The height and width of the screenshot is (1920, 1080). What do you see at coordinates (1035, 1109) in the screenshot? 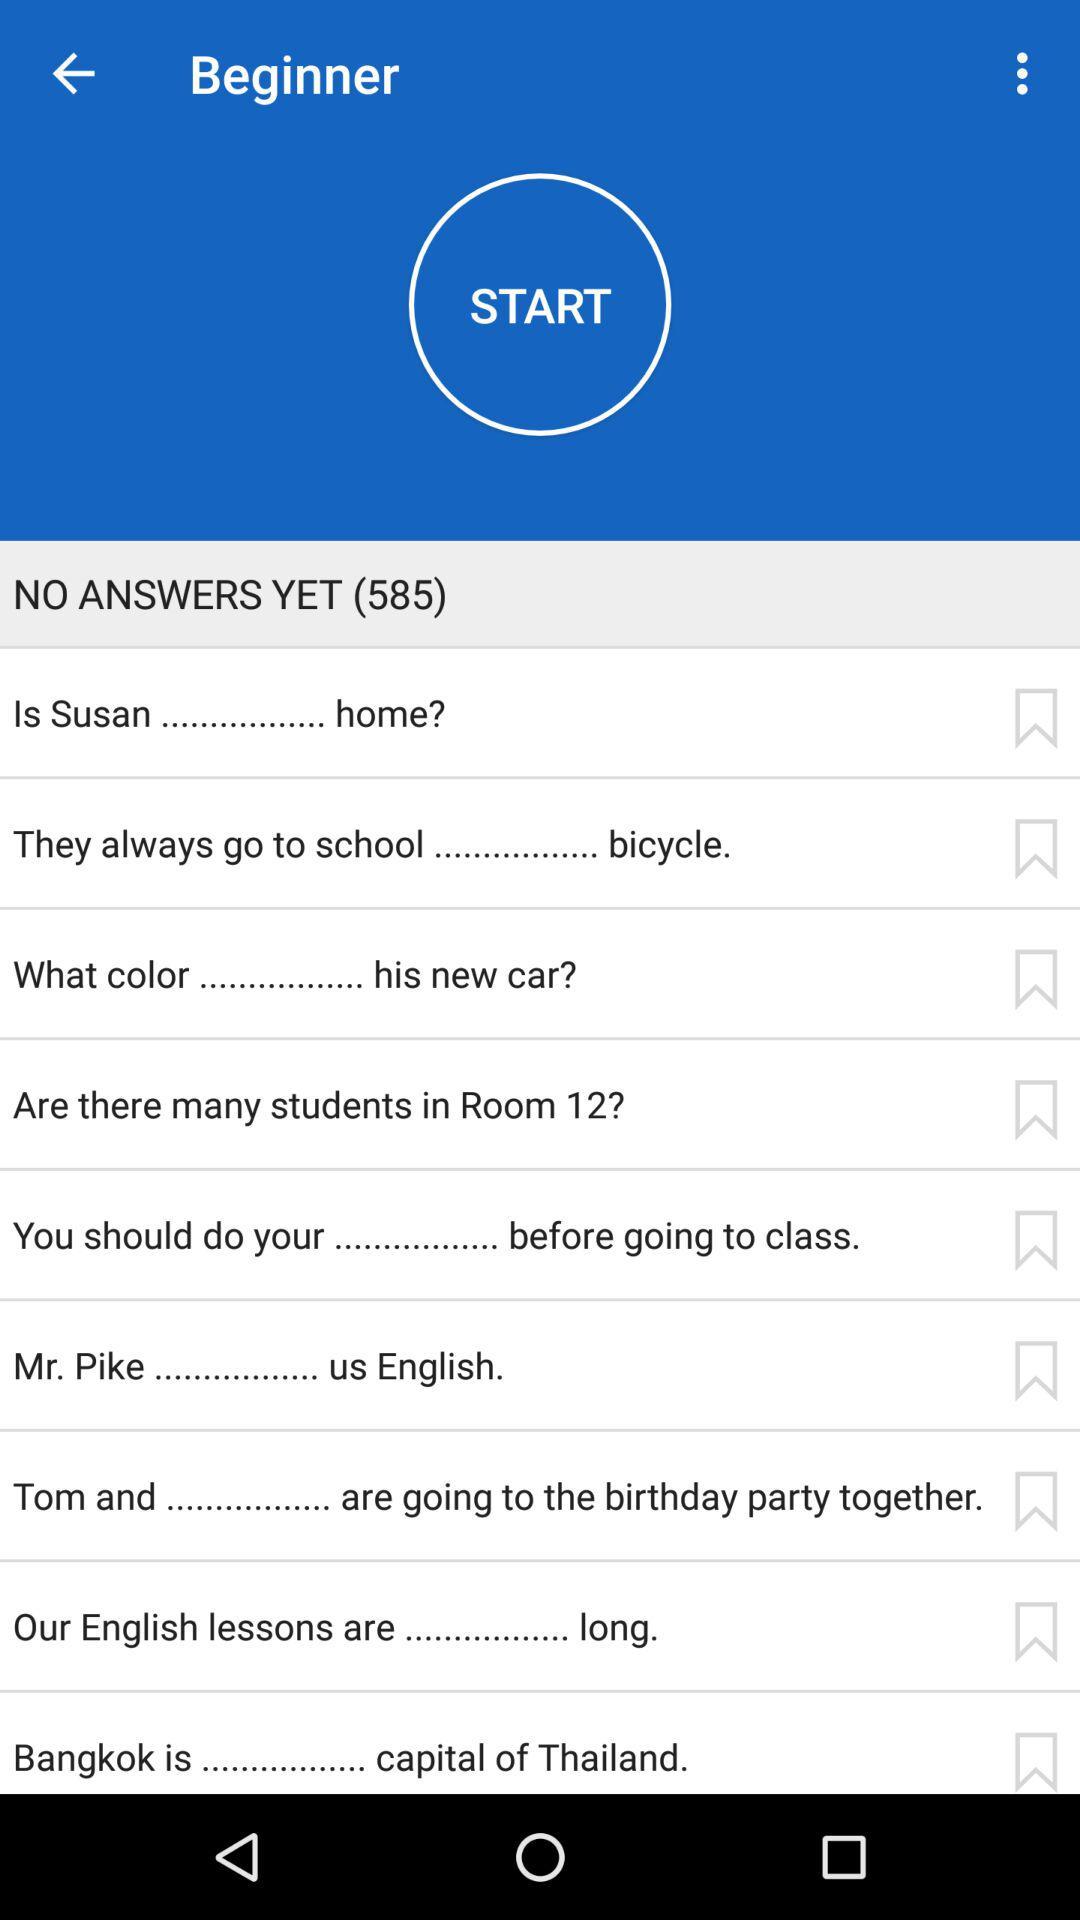
I see `mark the question` at bounding box center [1035, 1109].